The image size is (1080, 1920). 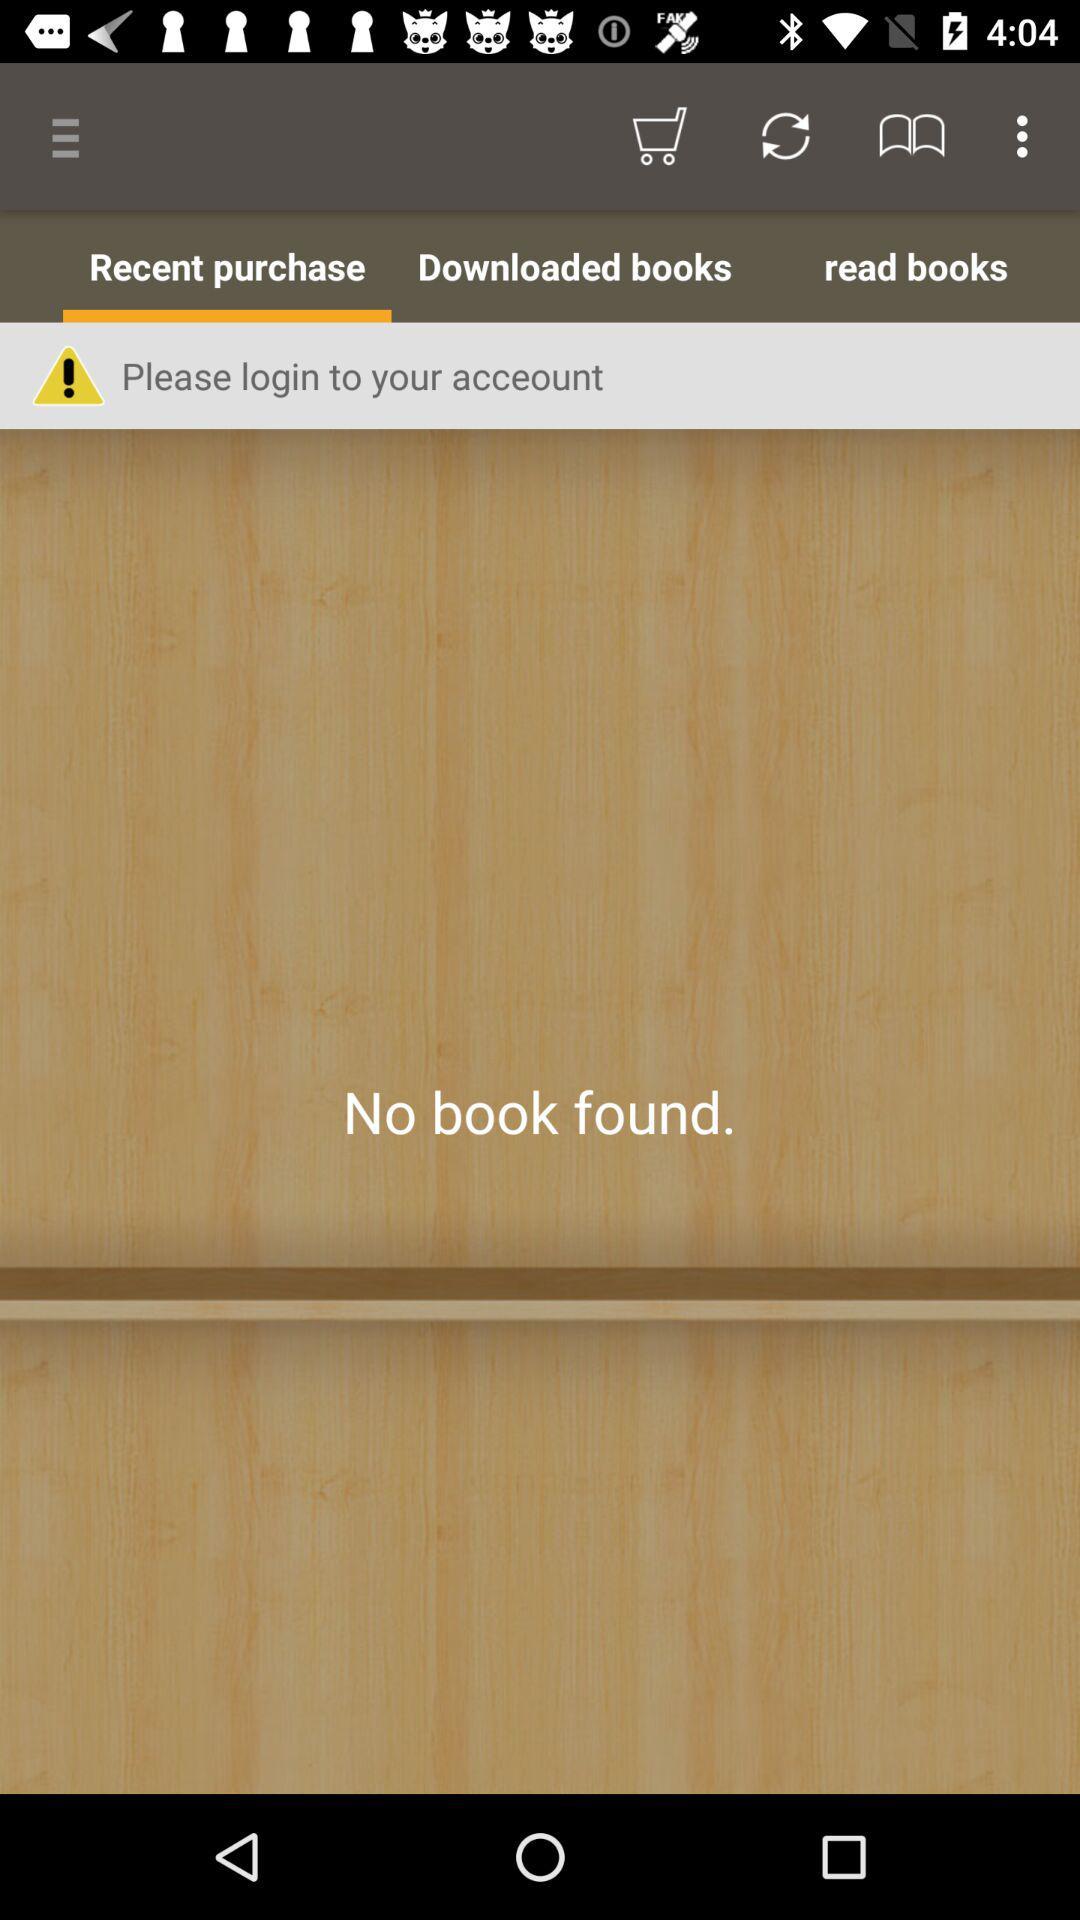 What do you see at coordinates (574, 265) in the screenshot?
I see `the icon above the please login to` at bounding box center [574, 265].